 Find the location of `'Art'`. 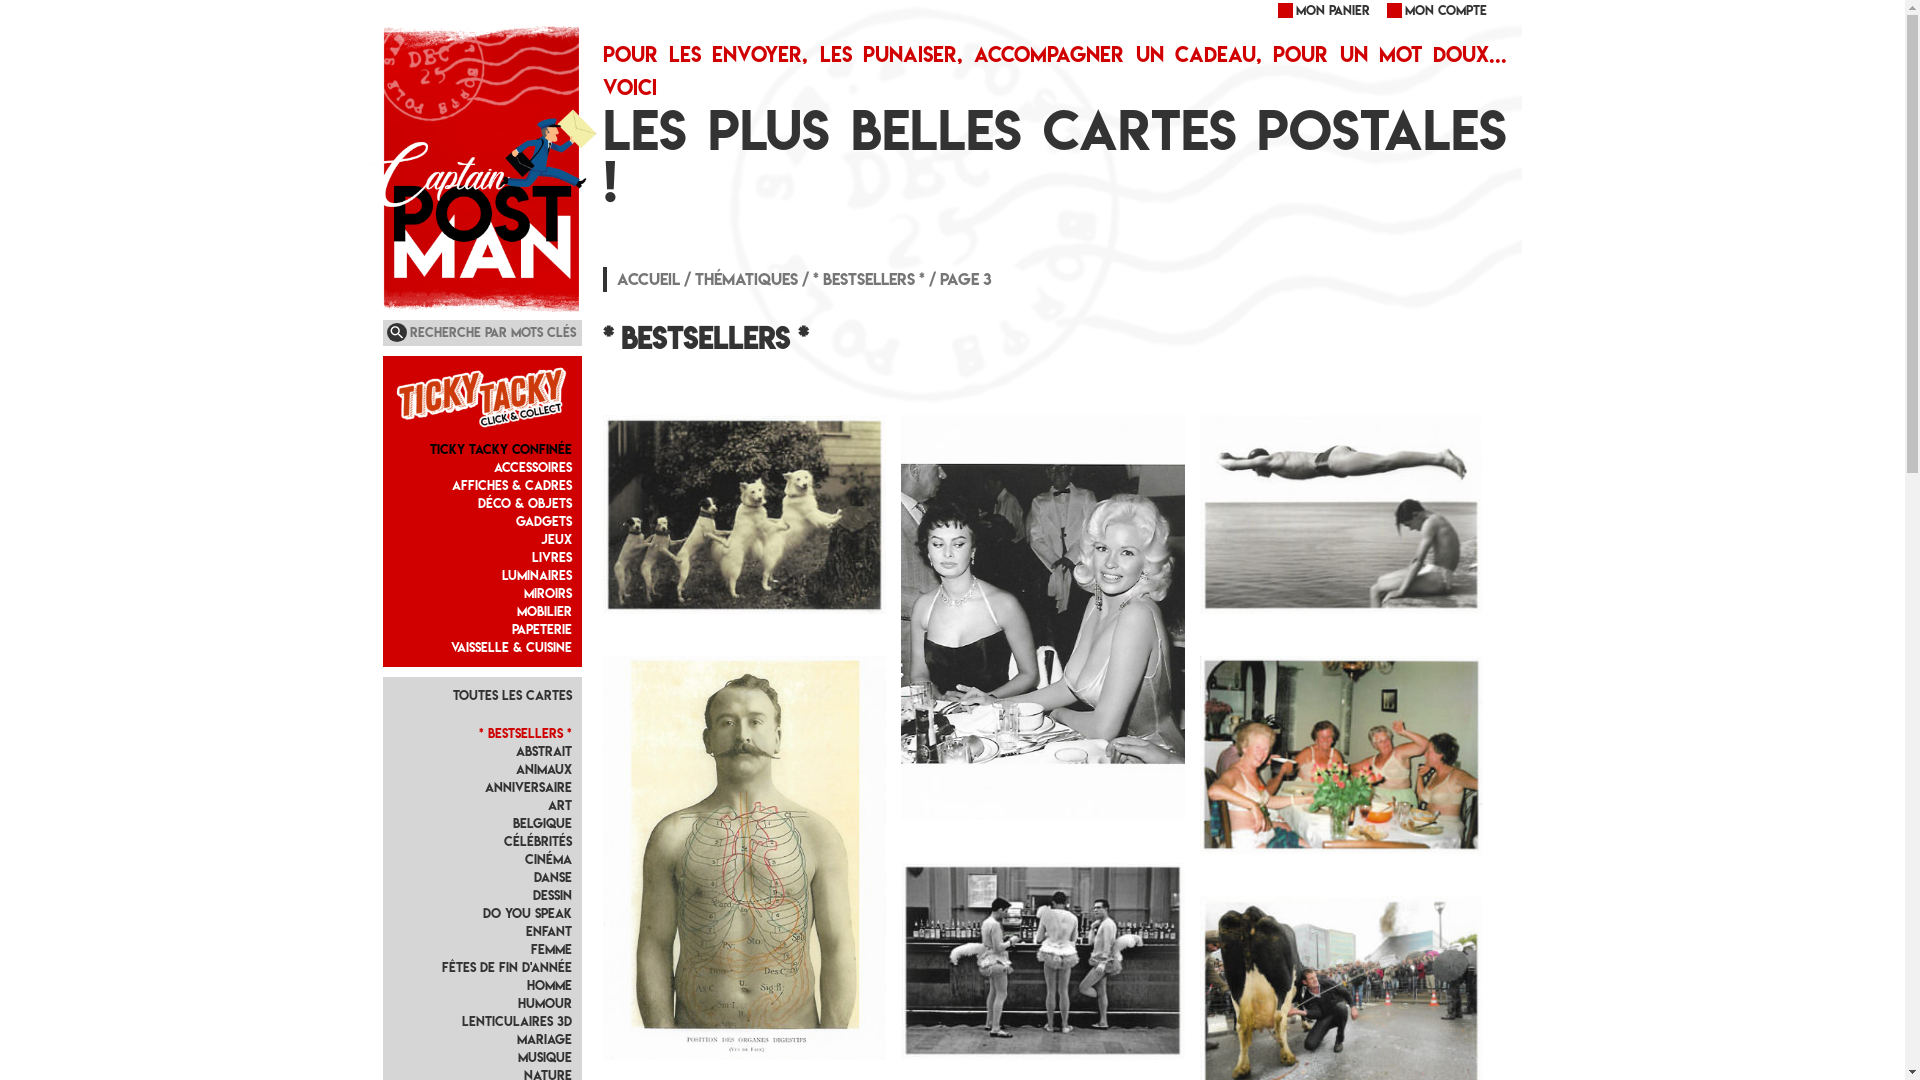

'Art' is located at coordinates (547, 804).